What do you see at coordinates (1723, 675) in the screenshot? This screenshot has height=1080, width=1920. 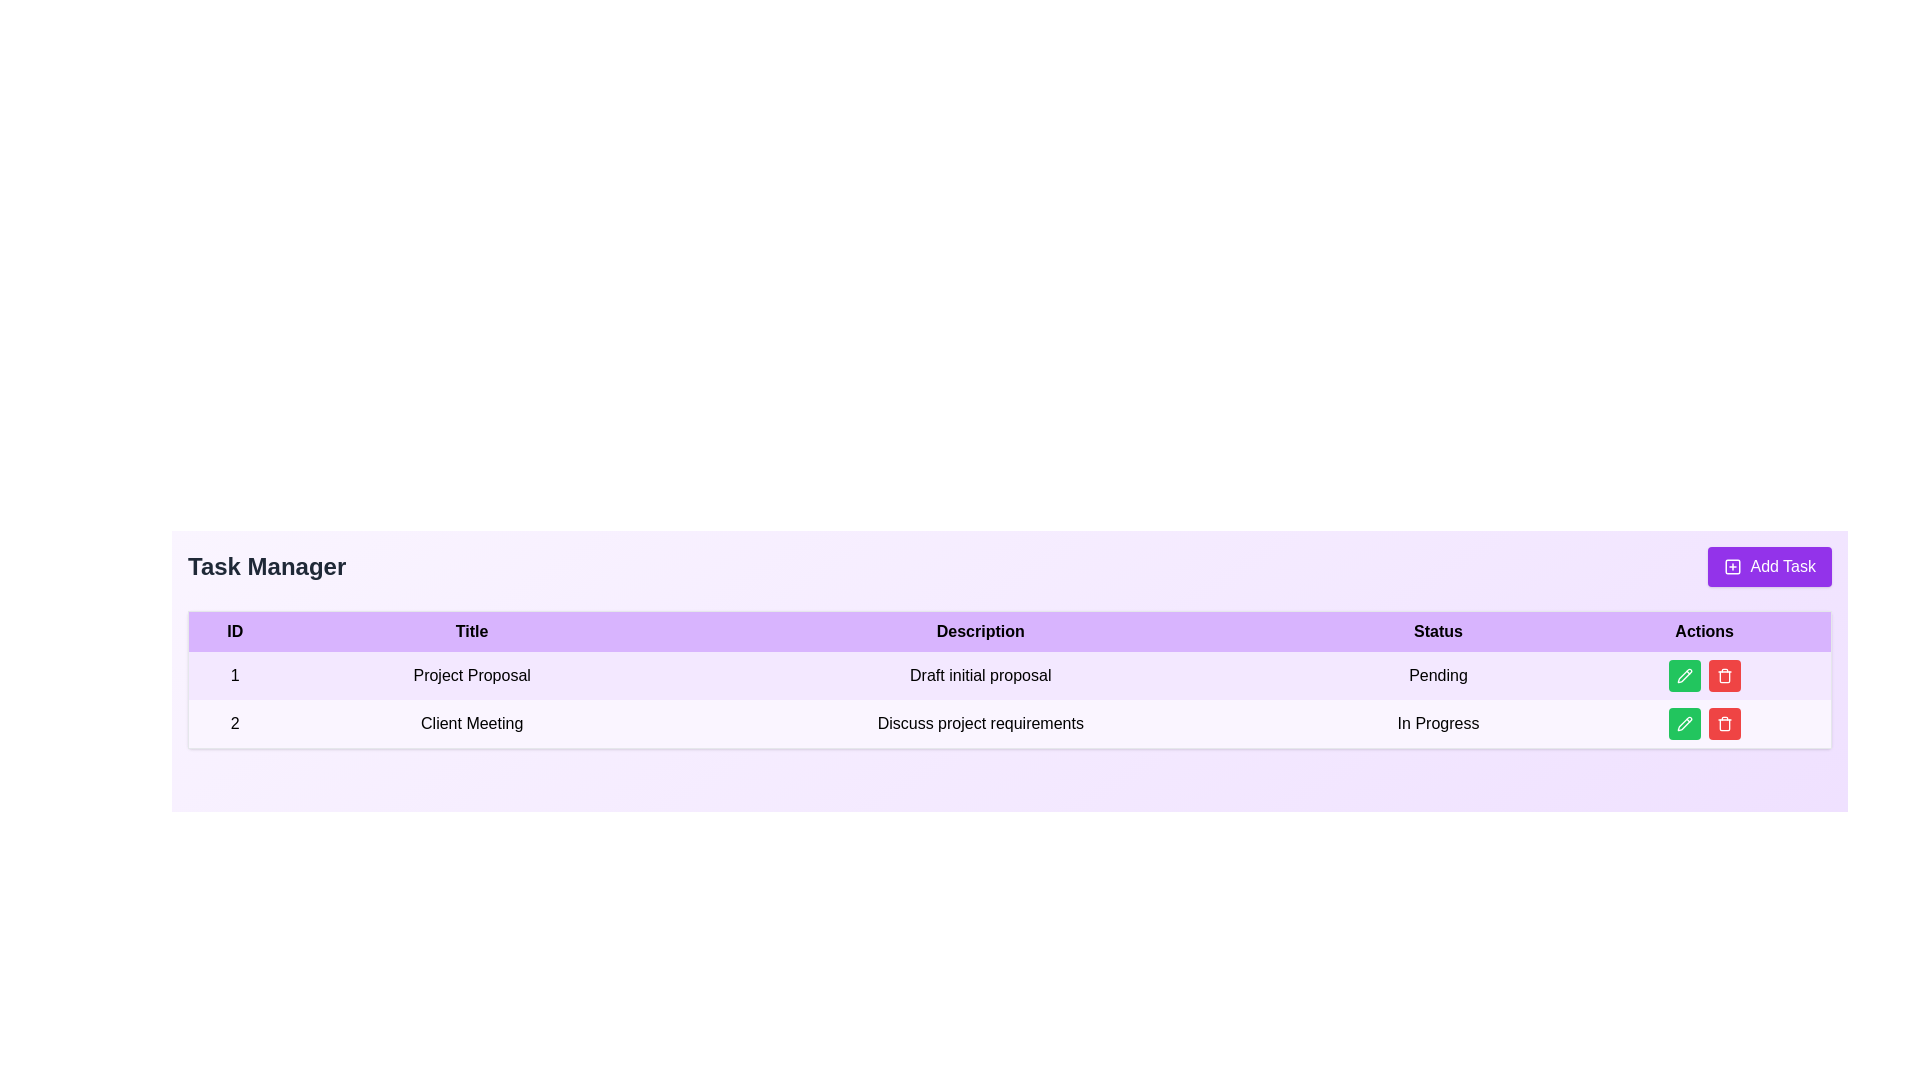 I see `the red trash bin icon button located in the 'Actions' column of the second row in the table` at bounding box center [1723, 675].